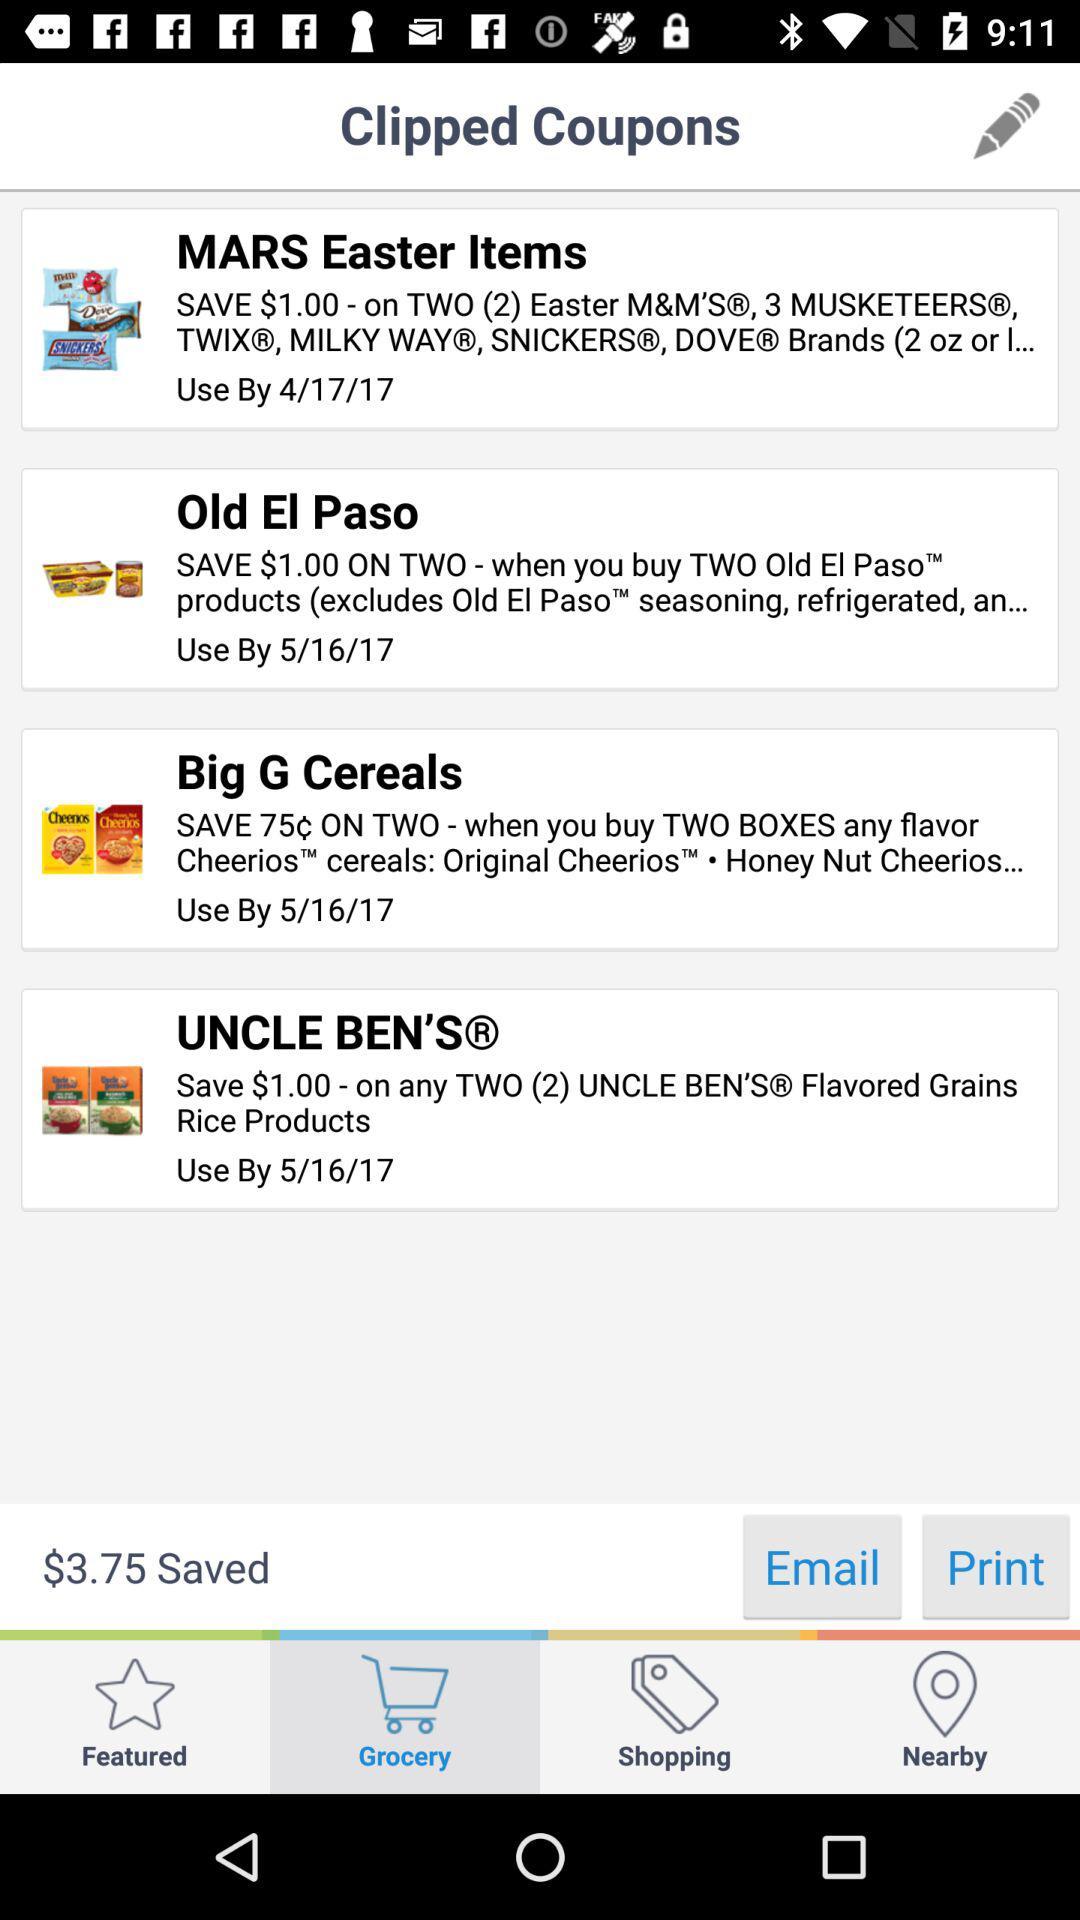 This screenshot has height=1920, width=1080. Describe the element at coordinates (995, 1565) in the screenshot. I see `item next to email` at that location.